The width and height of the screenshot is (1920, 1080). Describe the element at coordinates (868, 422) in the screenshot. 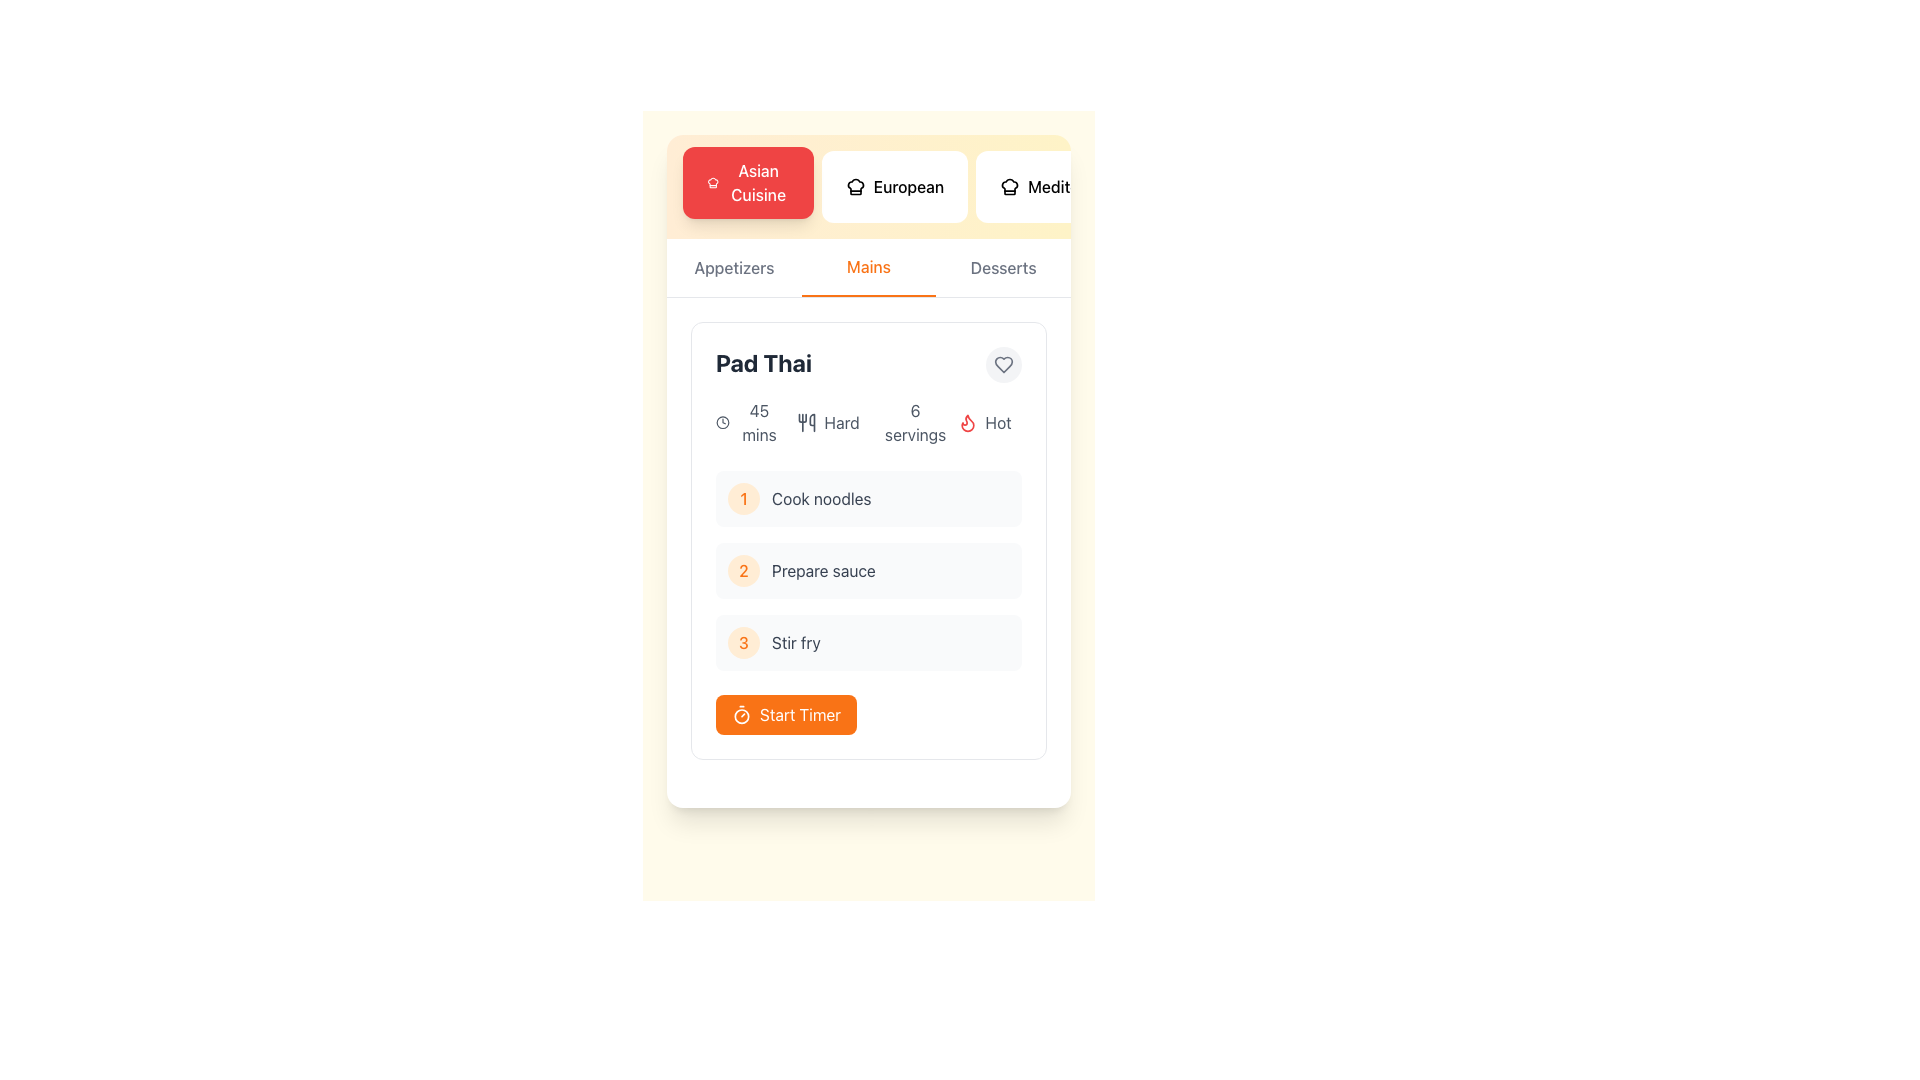

I see `displayed details from the Information block located below the recipe title 'Pad Thai' in the recipe card section` at that location.